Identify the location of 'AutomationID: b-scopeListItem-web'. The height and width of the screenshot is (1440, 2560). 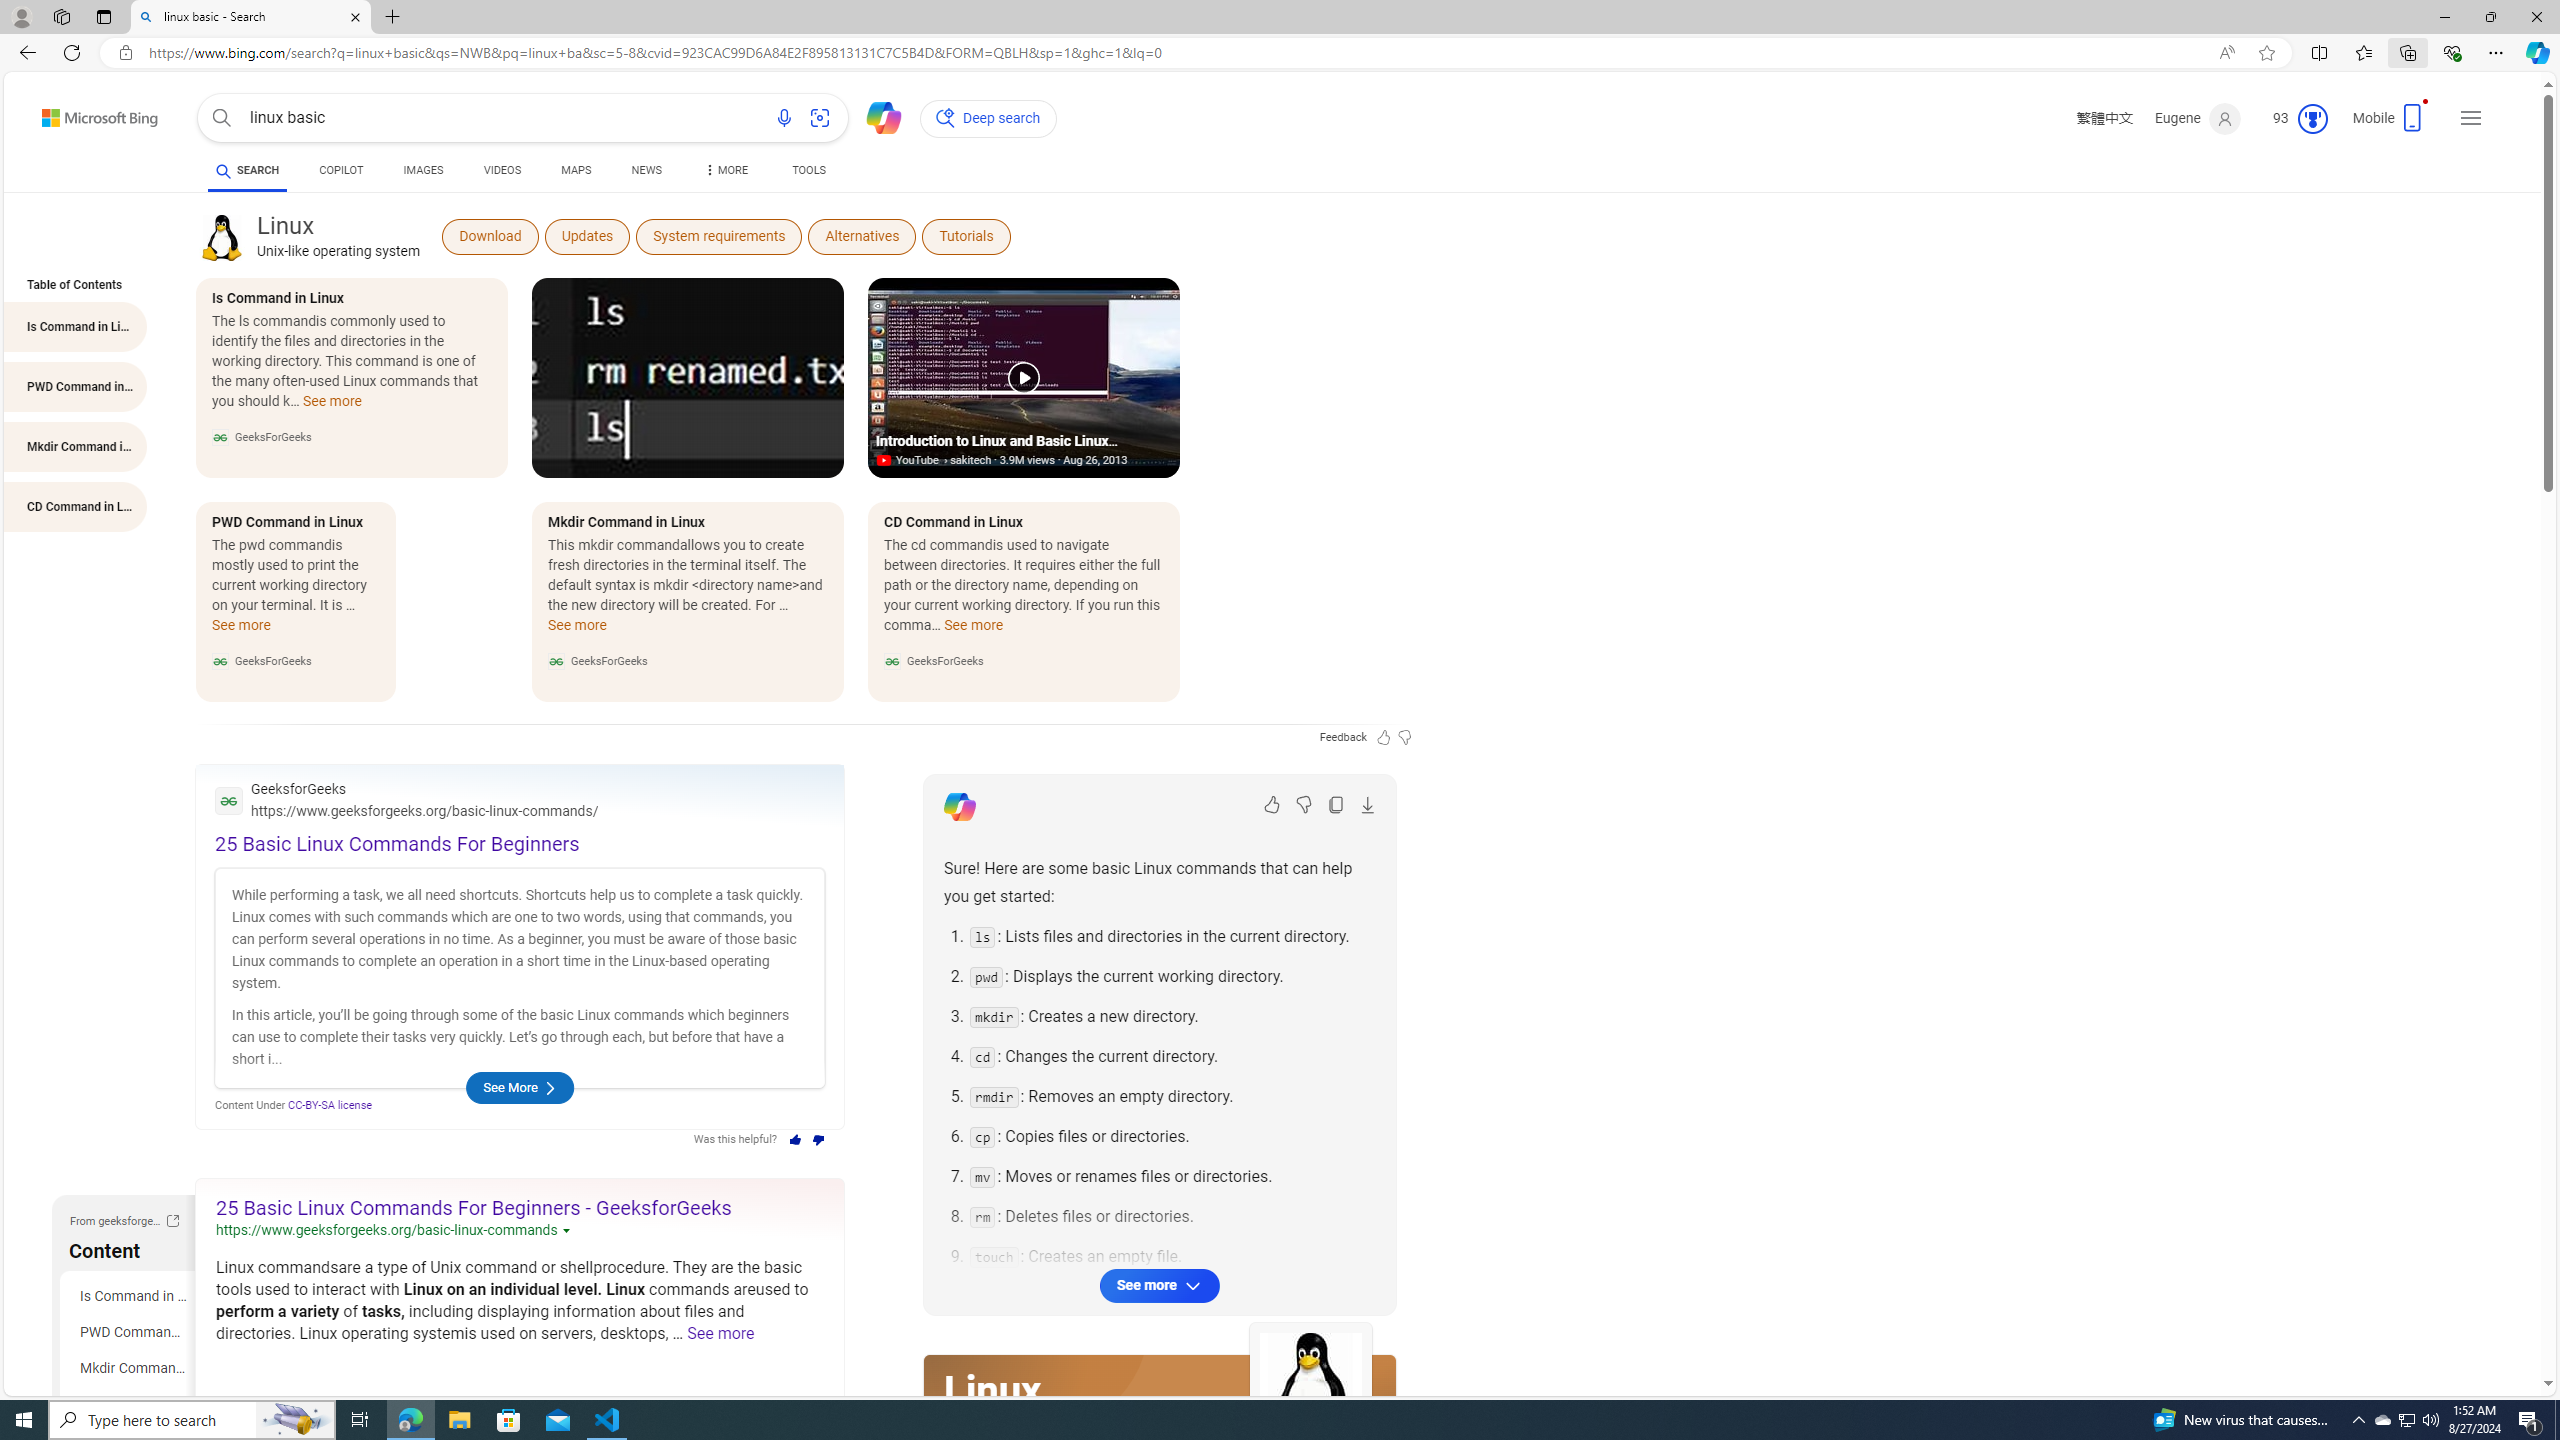
(246, 169).